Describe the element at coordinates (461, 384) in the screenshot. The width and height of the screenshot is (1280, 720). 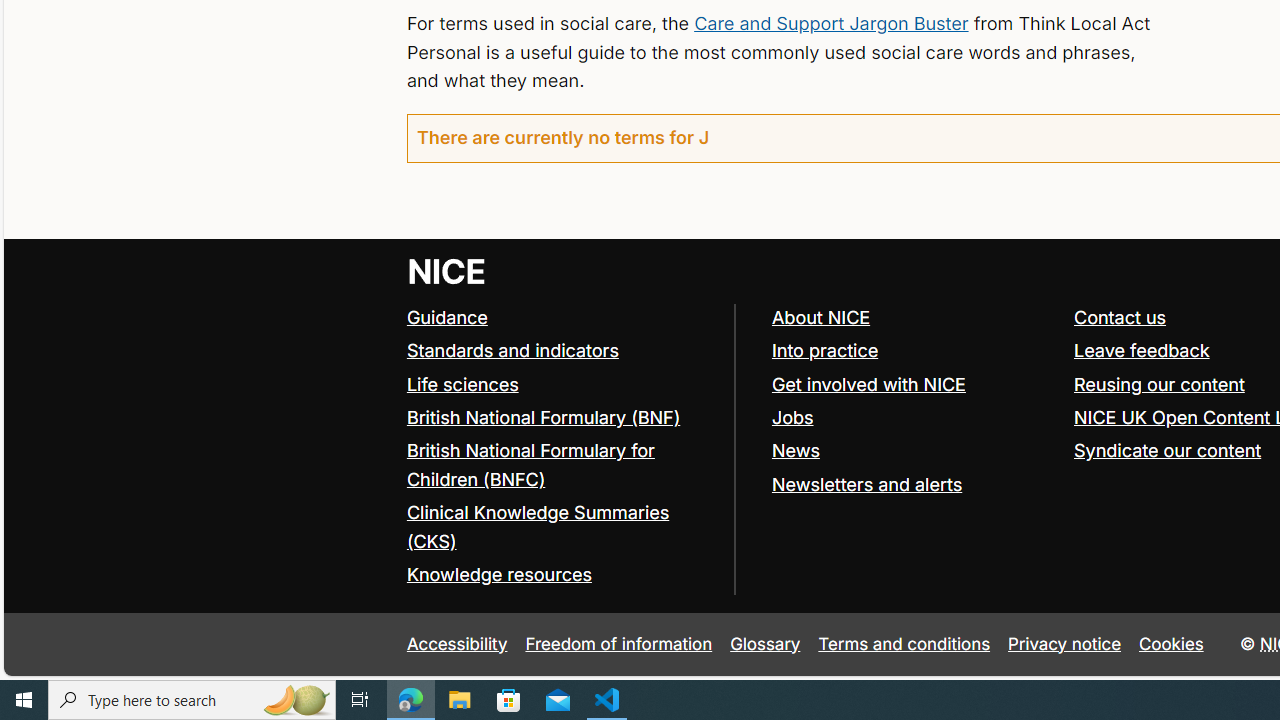
I see `'Life sciences'` at that location.